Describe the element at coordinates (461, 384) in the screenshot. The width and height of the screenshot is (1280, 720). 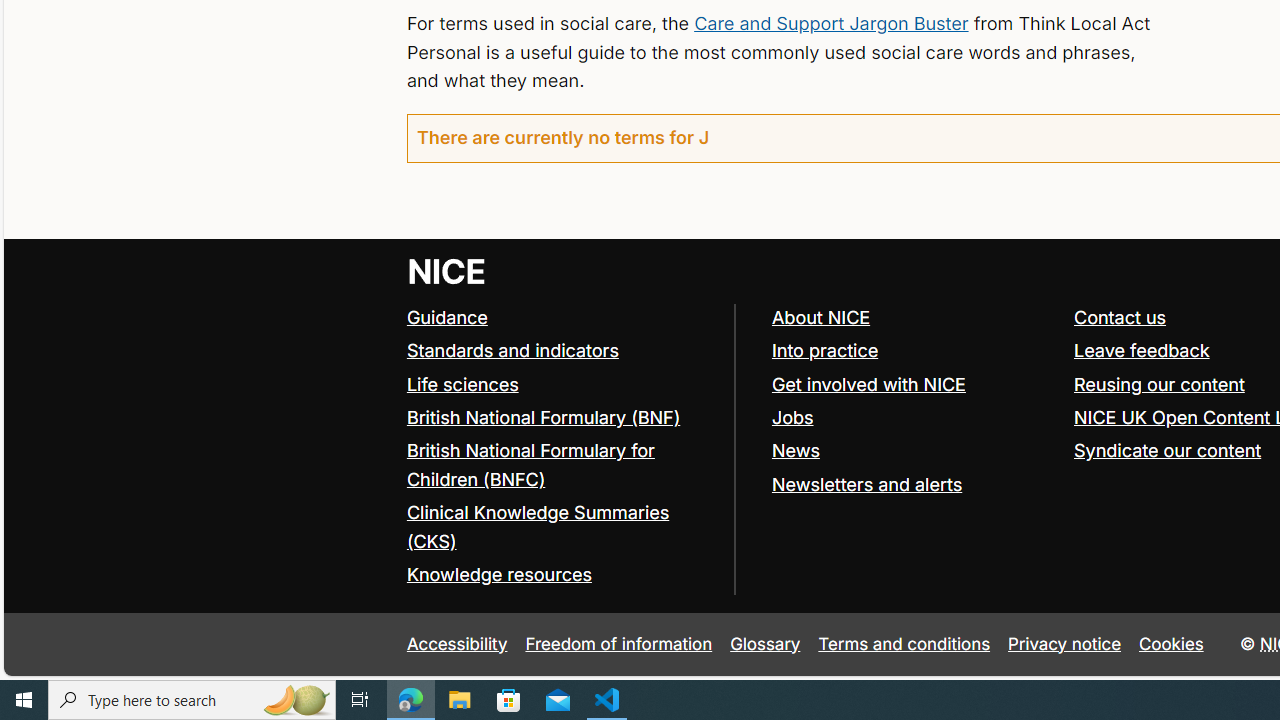
I see `'Life sciences'` at that location.